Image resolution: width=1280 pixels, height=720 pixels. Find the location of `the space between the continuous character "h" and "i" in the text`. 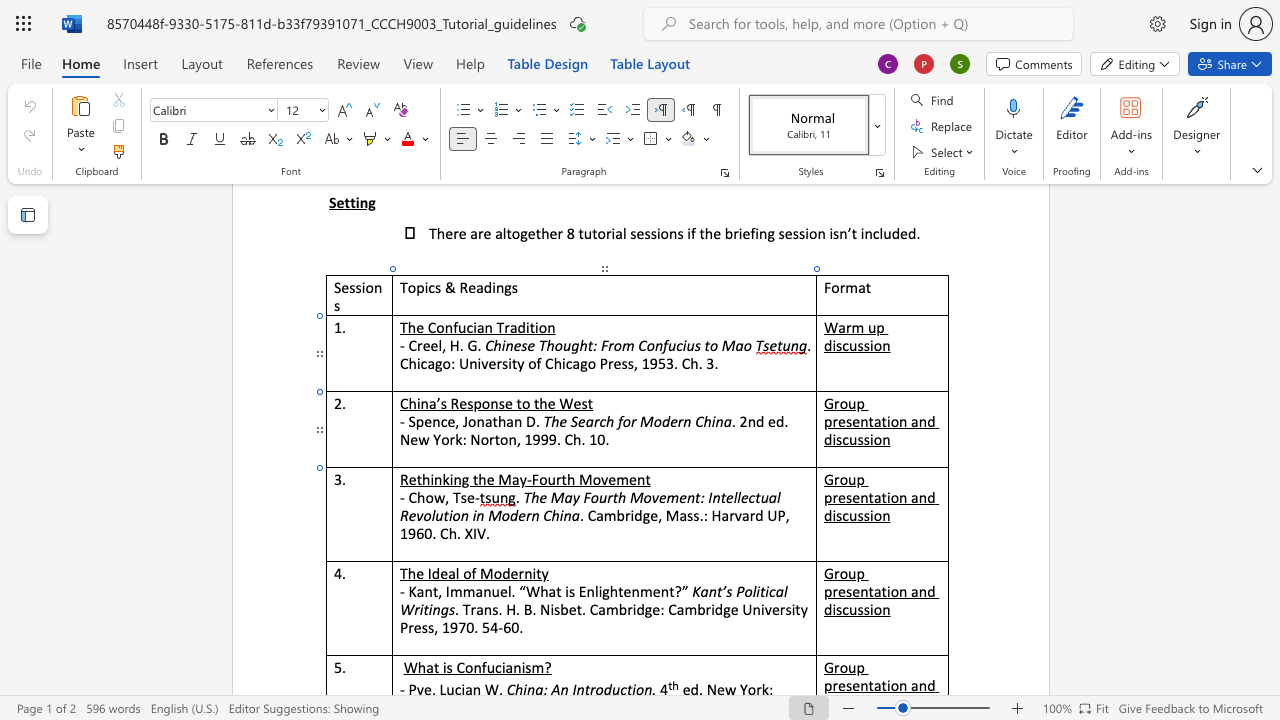

the space between the continuous character "h" and "i" in the text is located at coordinates (428, 479).